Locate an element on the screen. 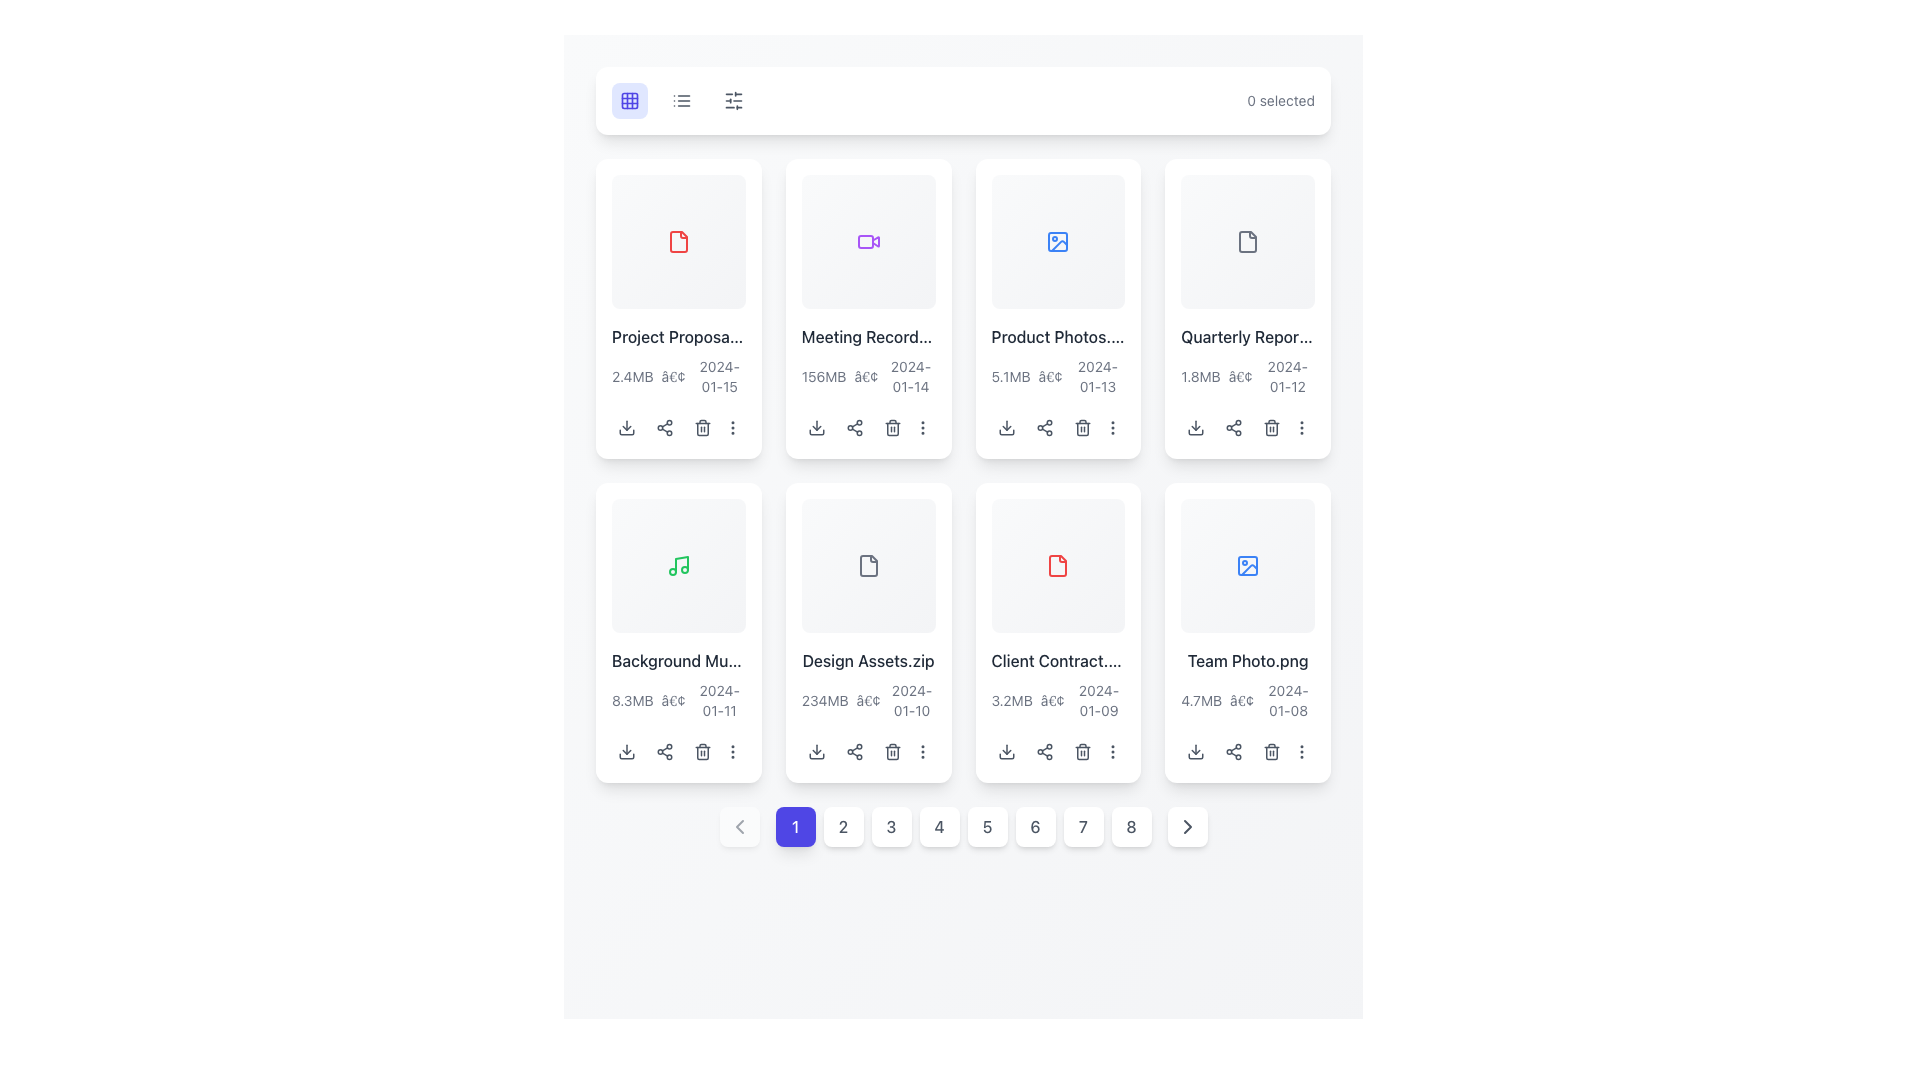  the video icon located in the upper right part of the grid layout of cards, specifically in the second column of the first row, which indicates a video or recording for the 'Meeting Record...' card is located at coordinates (868, 240).